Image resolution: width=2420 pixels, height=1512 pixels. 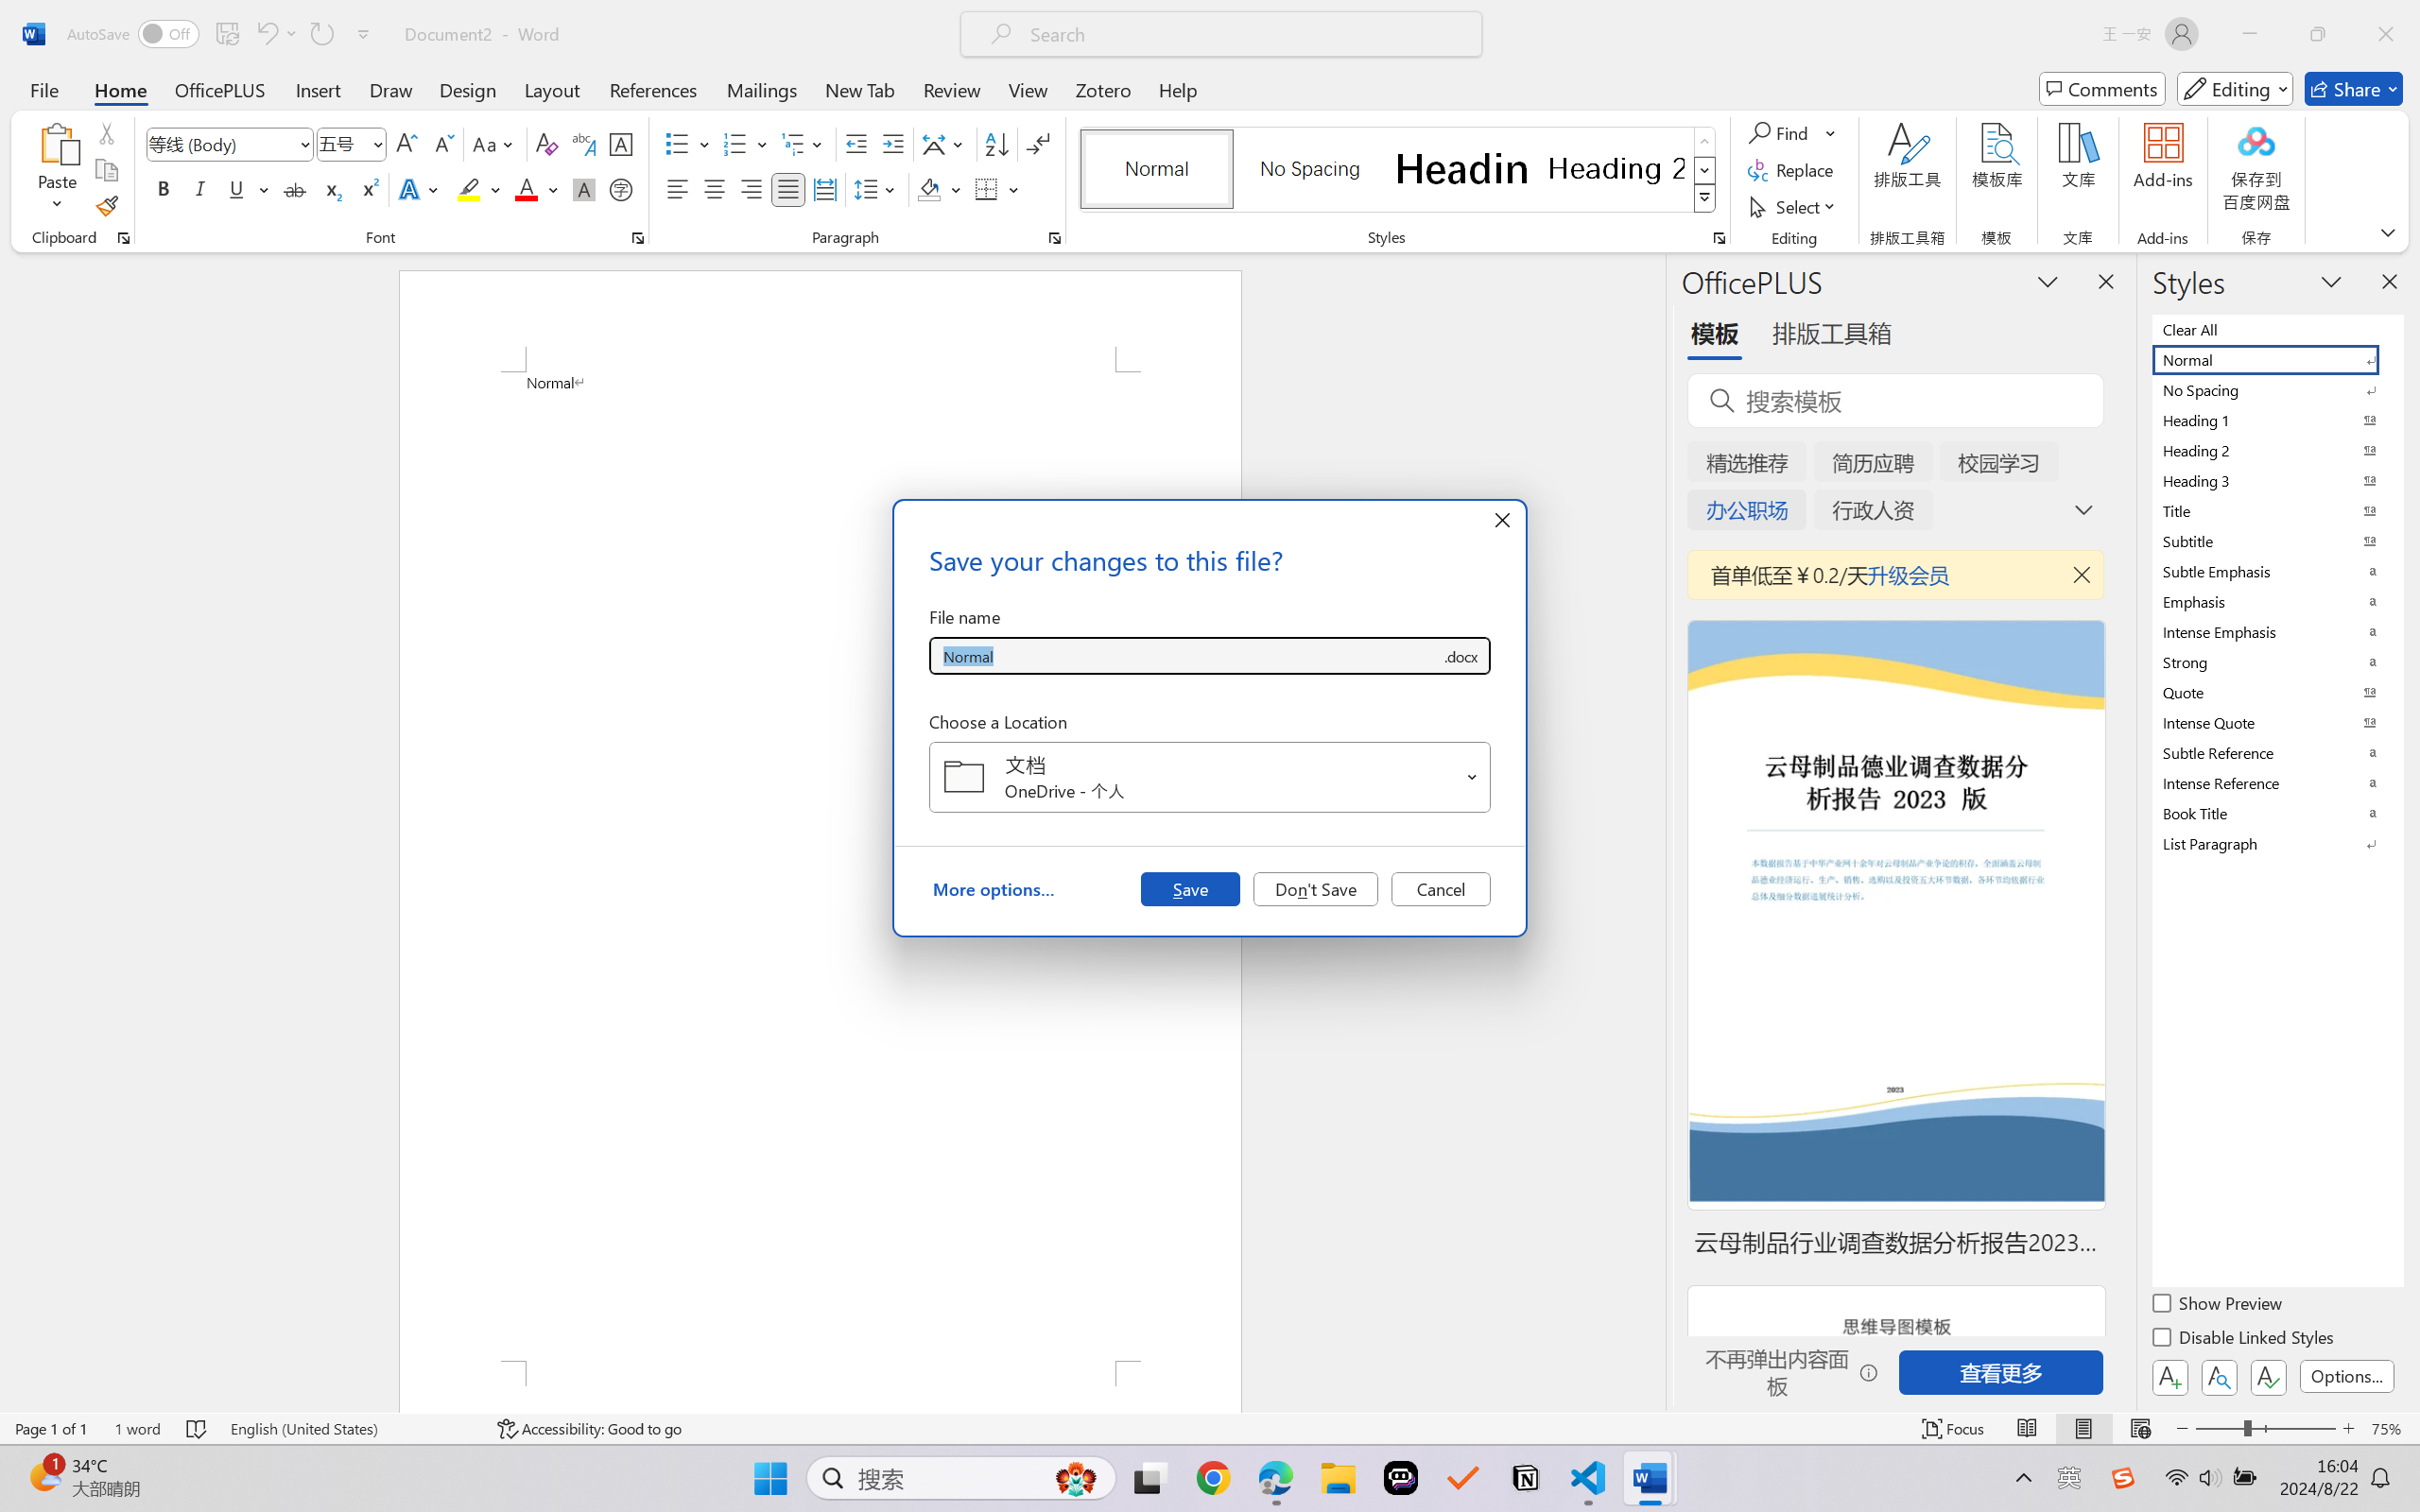 What do you see at coordinates (2048, 281) in the screenshot?
I see `'Task Pane Options'` at bounding box center [2048, 281].